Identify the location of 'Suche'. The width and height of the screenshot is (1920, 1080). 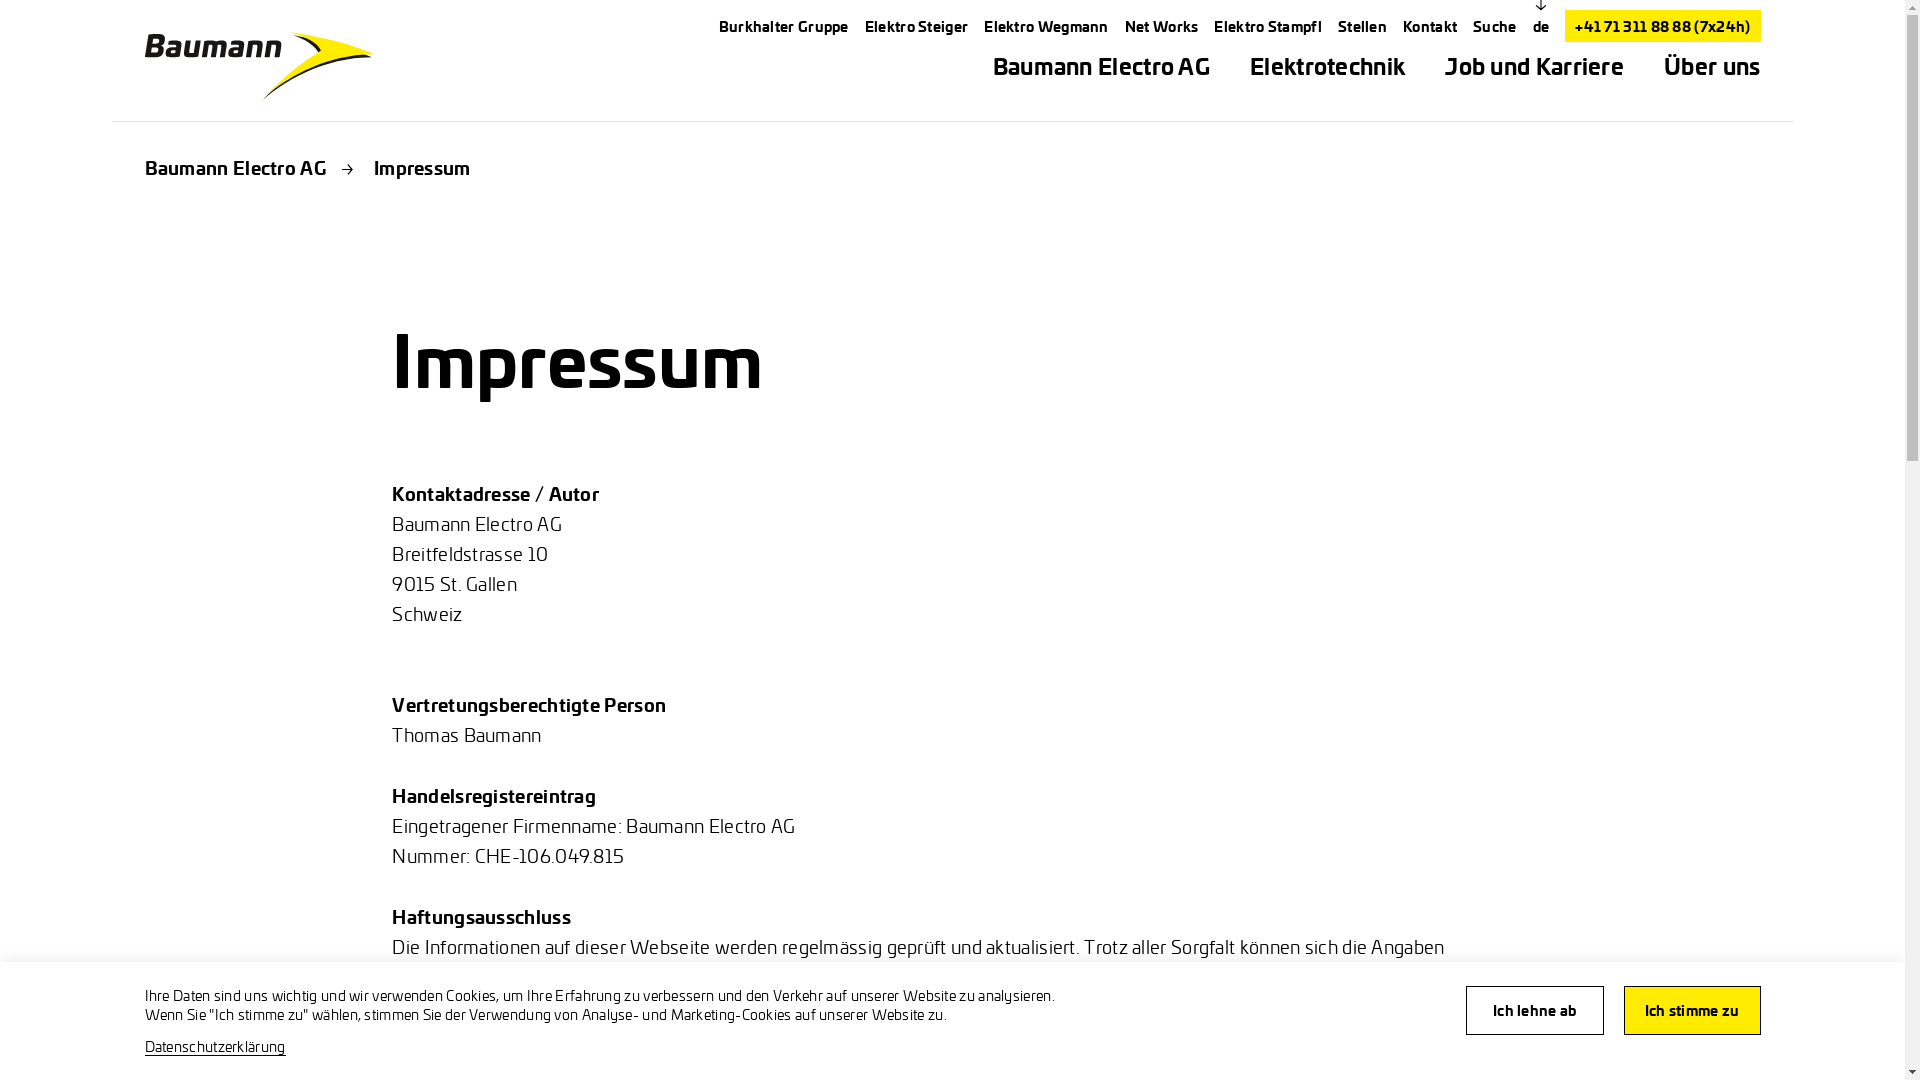
(1494, 26).